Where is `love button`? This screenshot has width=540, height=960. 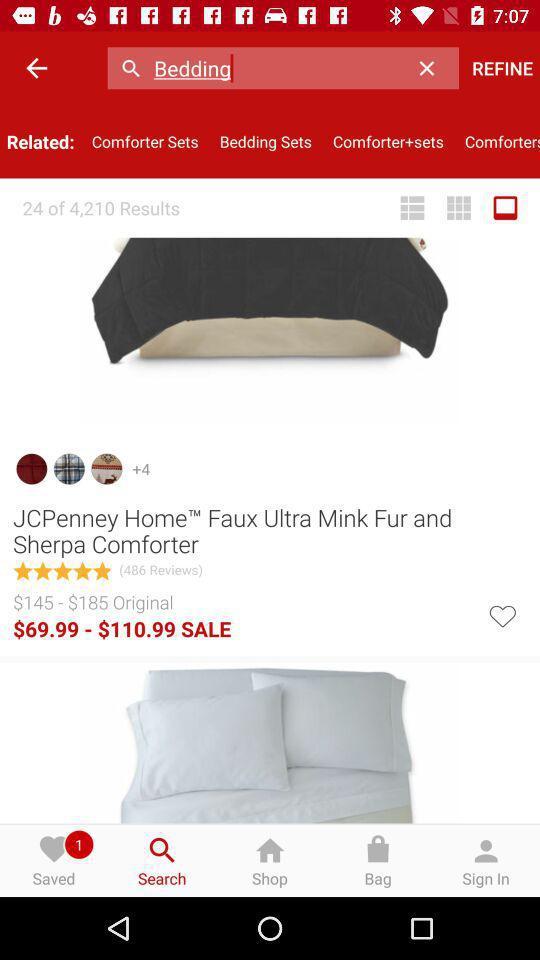 love button is located at coordinates (501, 613).